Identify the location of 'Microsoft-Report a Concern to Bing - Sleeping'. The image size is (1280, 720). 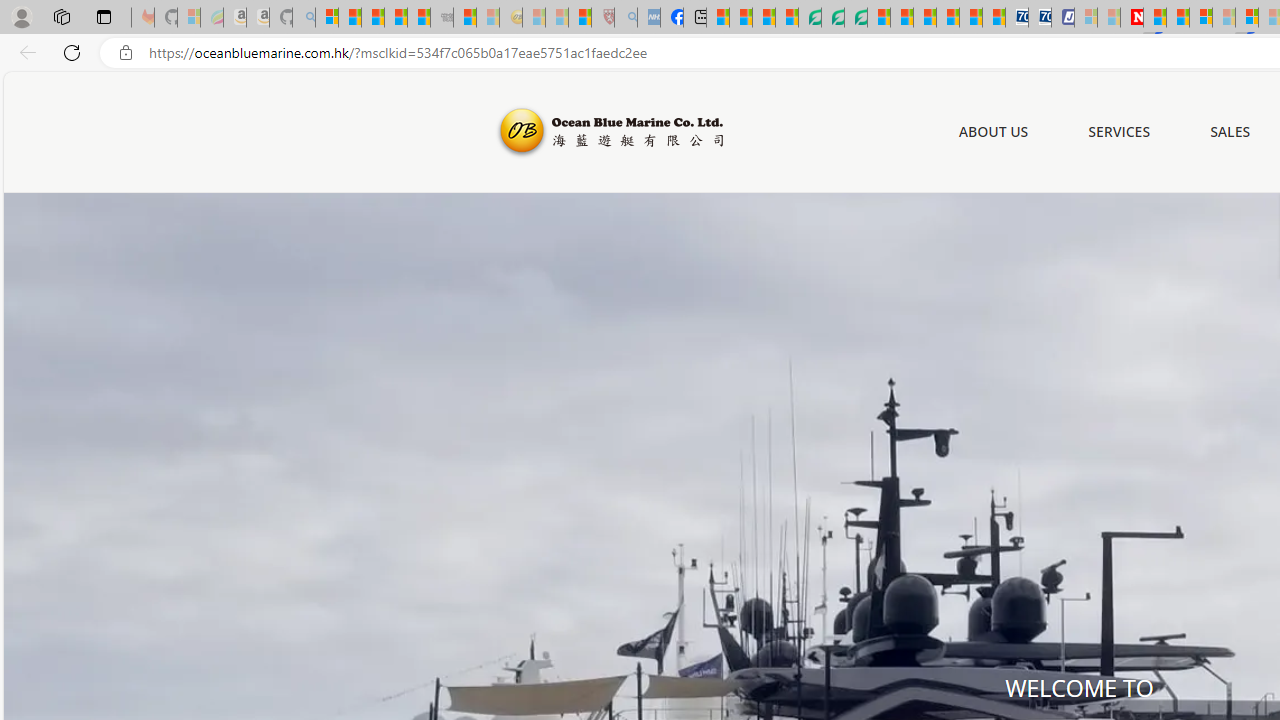
(188, 17).